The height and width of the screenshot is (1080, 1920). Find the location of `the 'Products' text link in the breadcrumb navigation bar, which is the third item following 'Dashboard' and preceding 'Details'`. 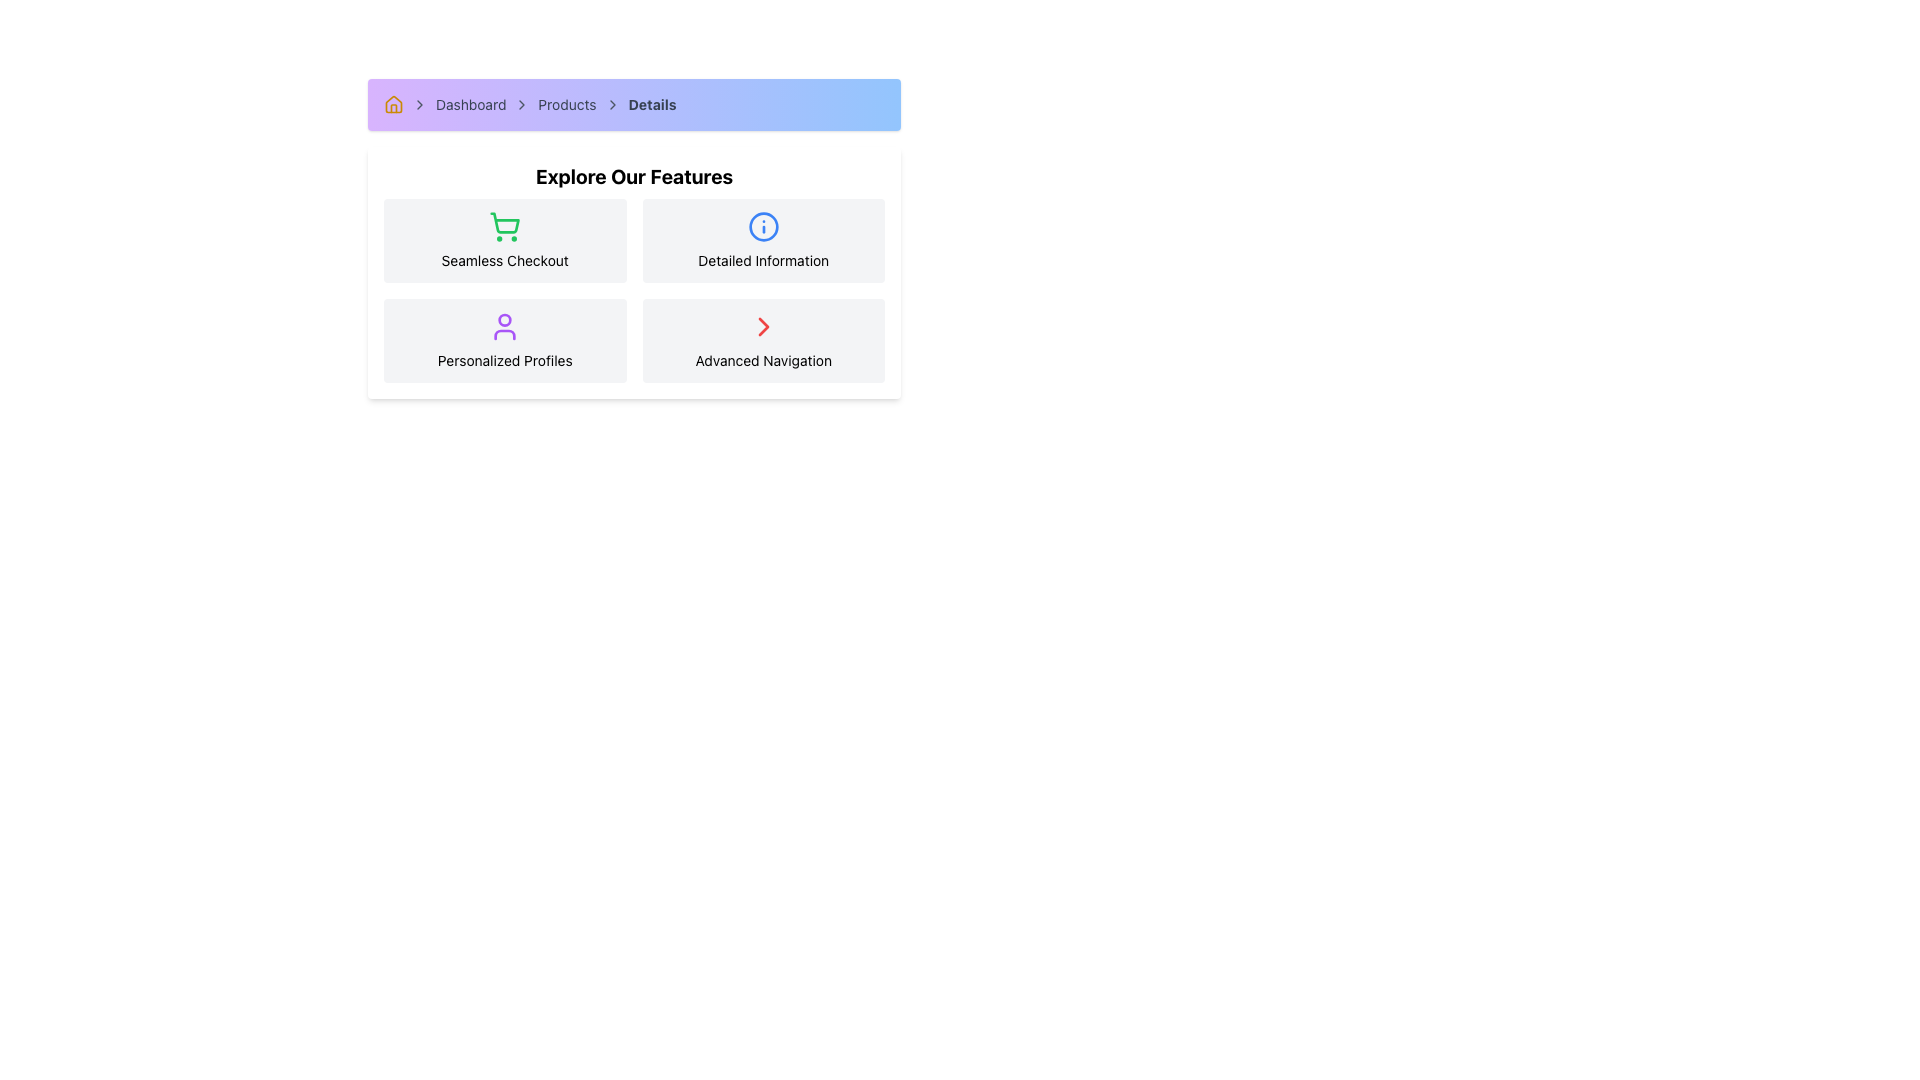

the 'Products' text link in the breadcrumb navigation bar, which is the third item following 'Dashboard' and preceding 'Details' is located at coordinates (566, 104).